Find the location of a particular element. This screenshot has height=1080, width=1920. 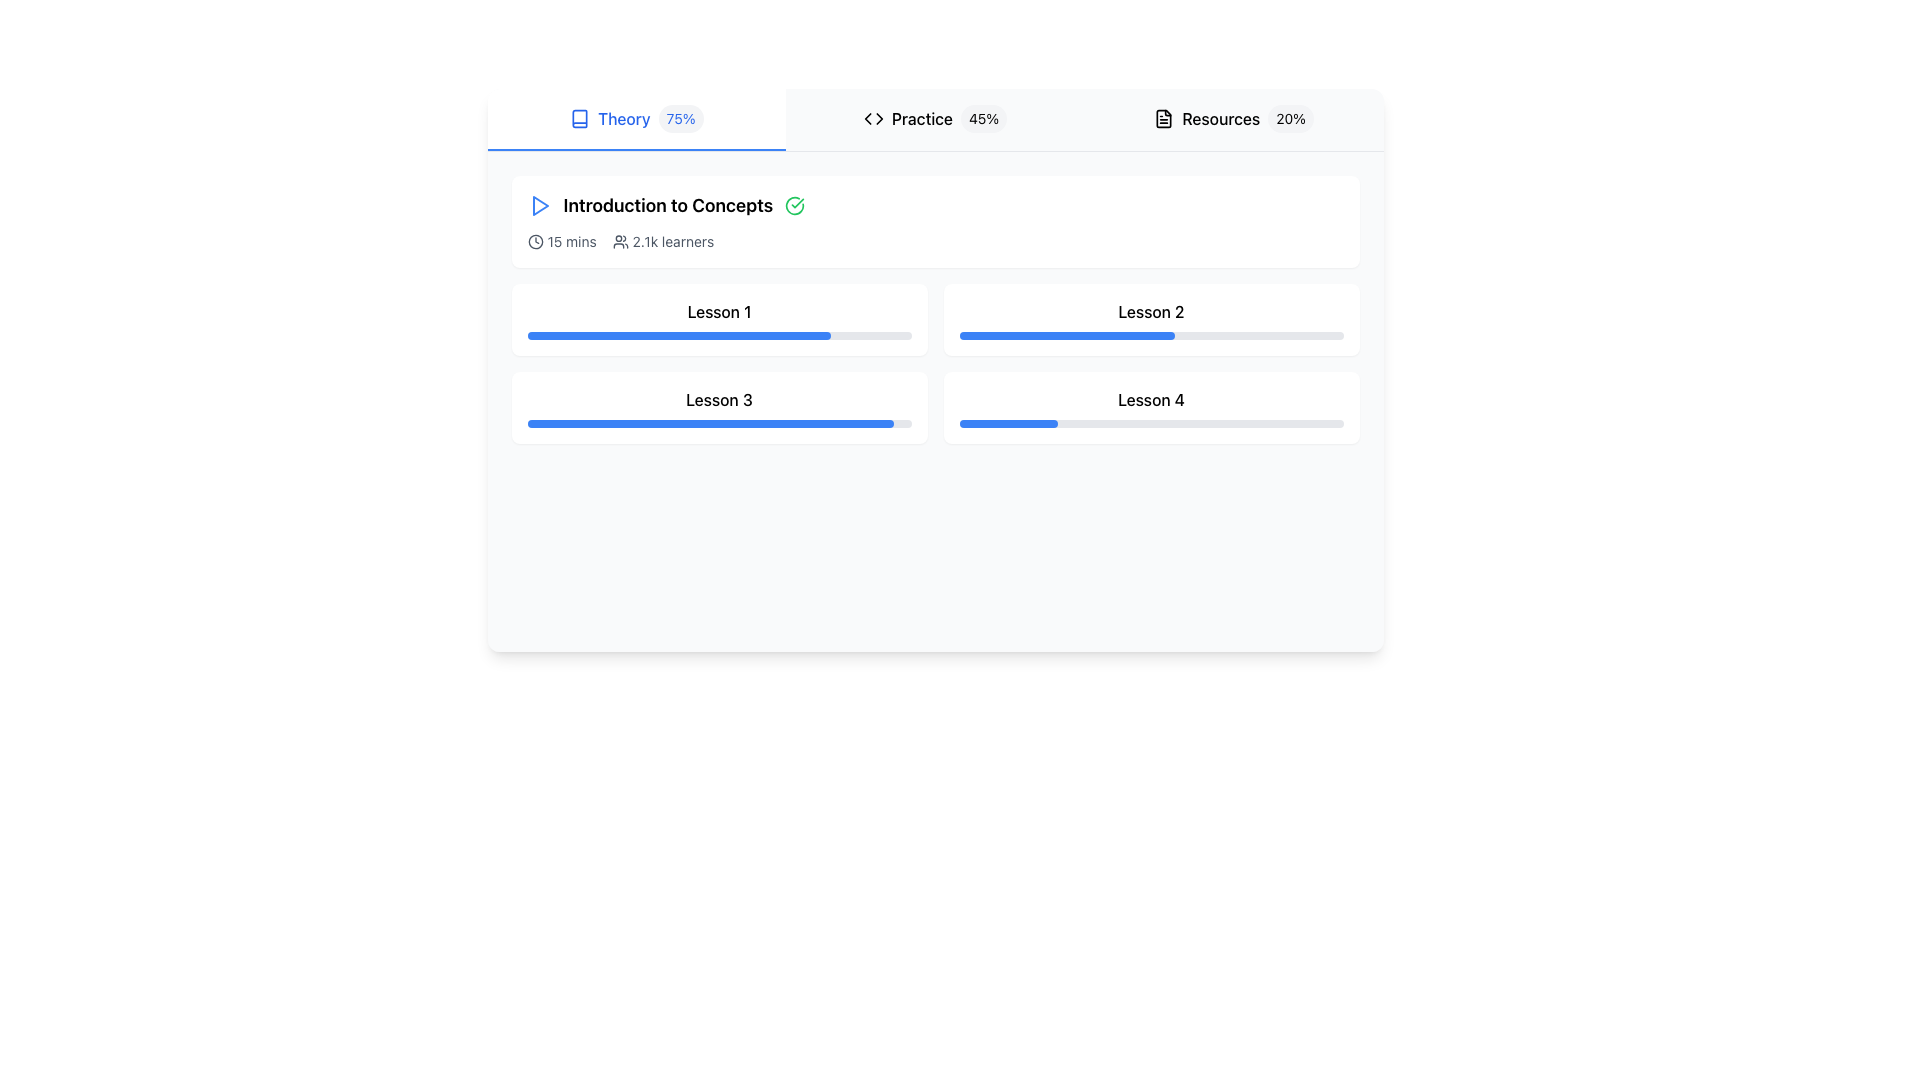

the progress bar located below the text block labeled 'Lesson 1', which is a horizontal bar with a gray background and a blue progress indicator filling 79% of the width is located at coordinates (719, 334).